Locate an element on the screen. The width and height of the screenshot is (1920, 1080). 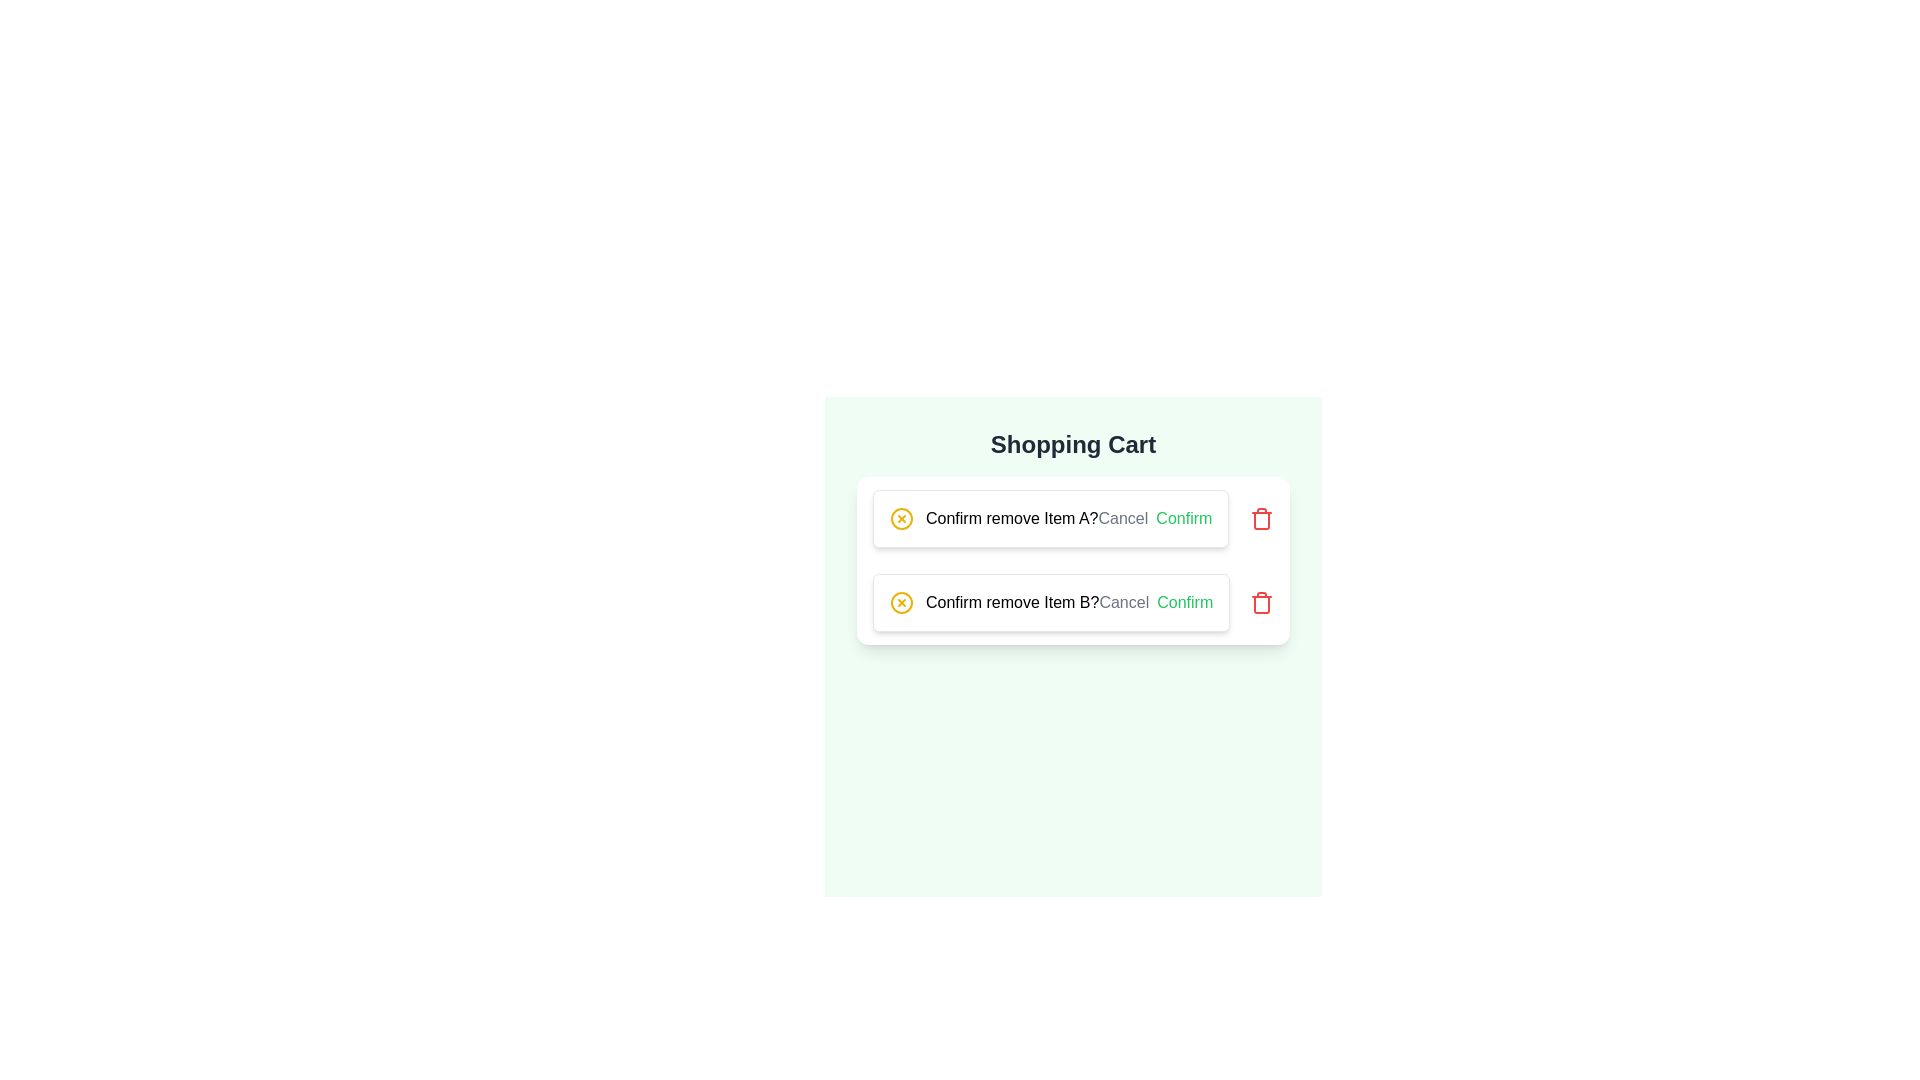
the 'Cancel' text button, which is displayed in gray and located in the dialog box for confirming the removal of an item, positioned between the confirmation message and the 'Confirm' button is located at coordinates (1123, 518).